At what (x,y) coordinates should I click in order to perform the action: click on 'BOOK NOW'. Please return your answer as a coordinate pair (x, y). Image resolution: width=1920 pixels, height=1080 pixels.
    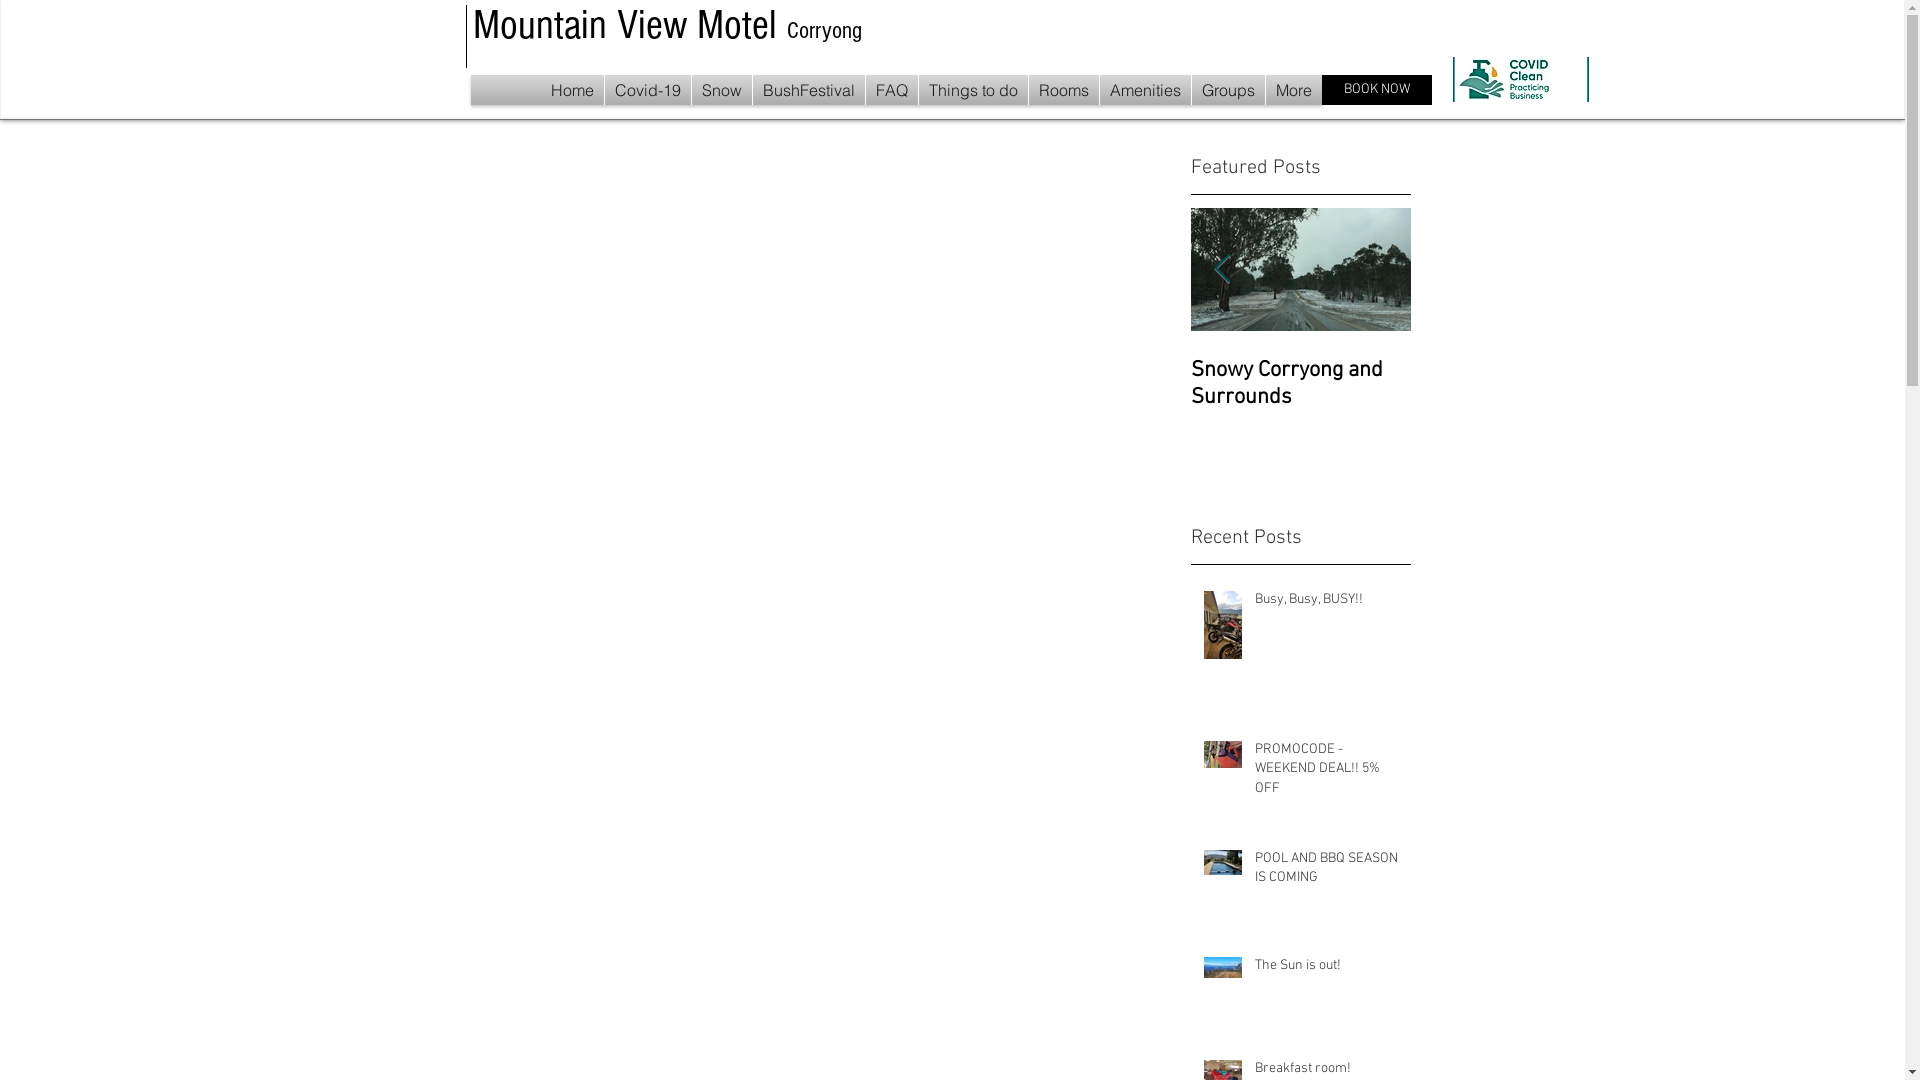
    Looking at the image, I should click on (1376, 88).